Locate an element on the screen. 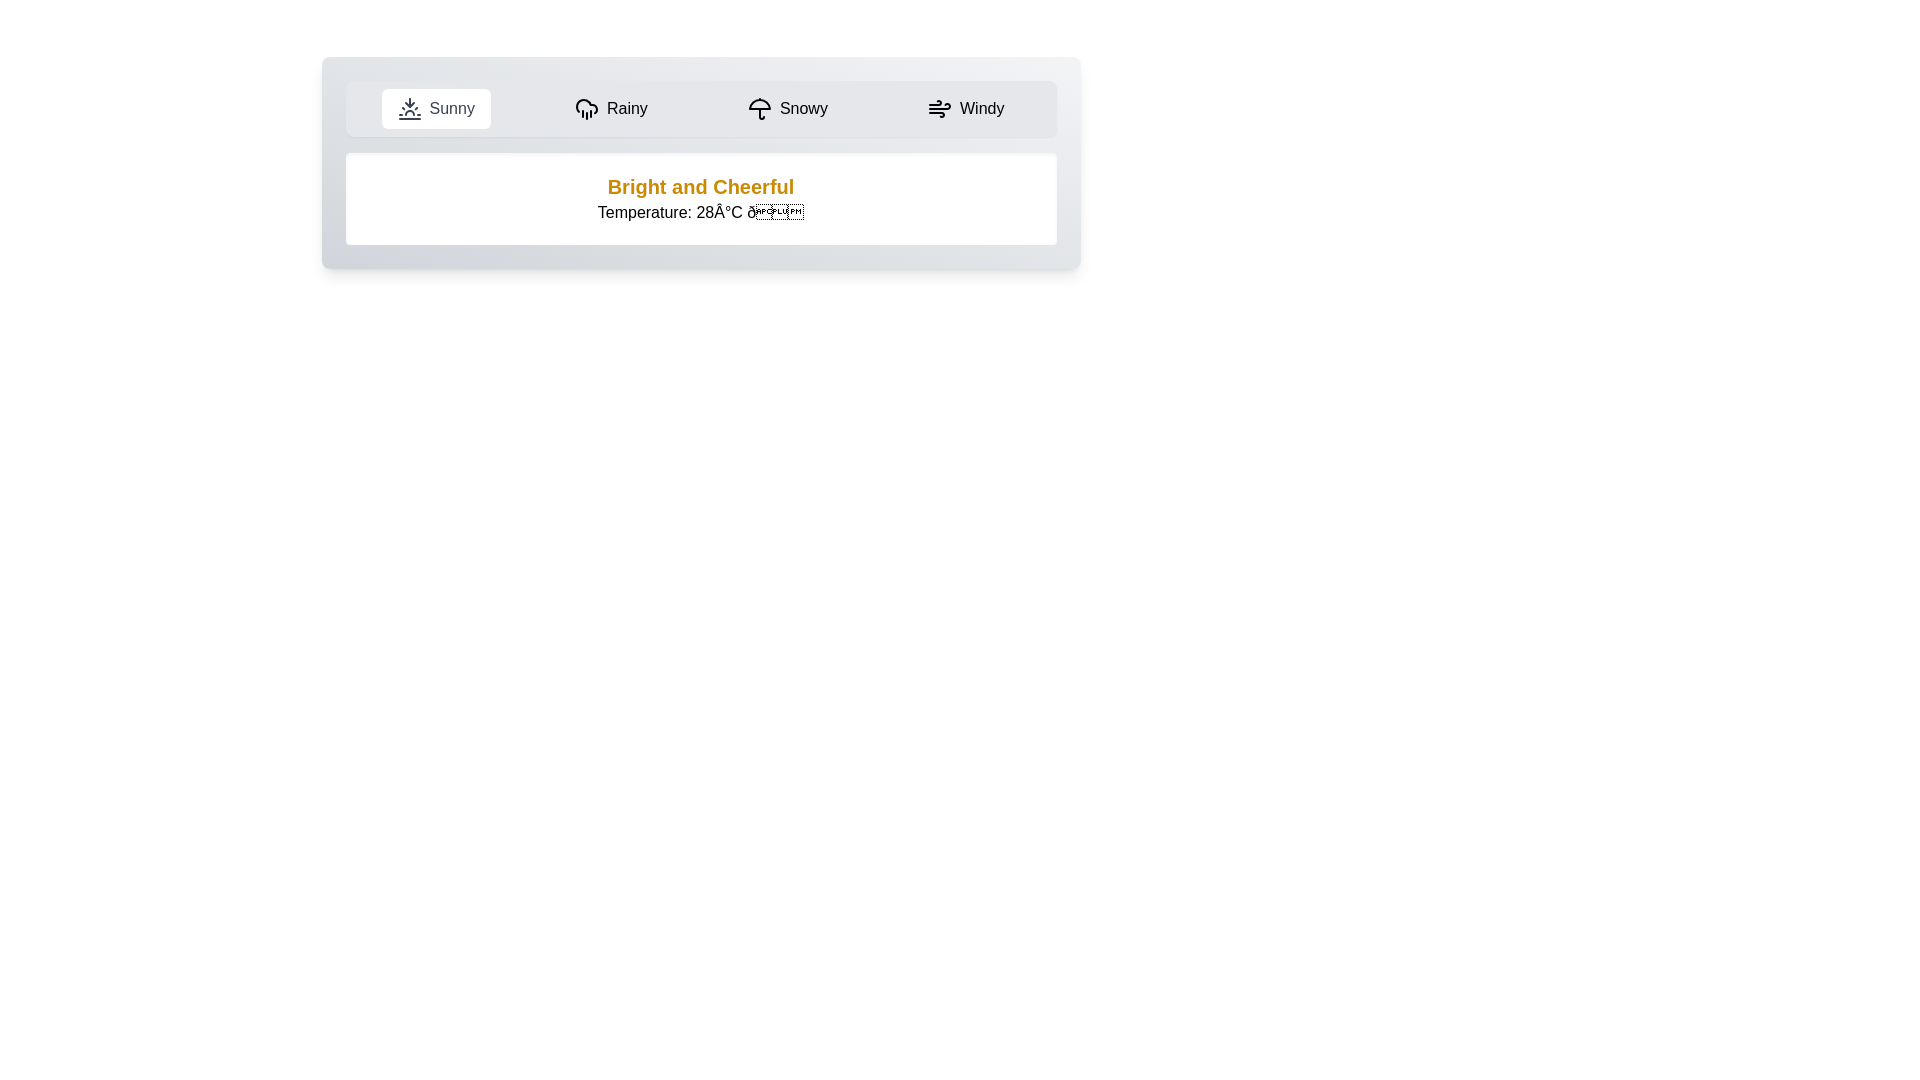 The height and width of the screenshot is (1080, 1920). the Windy weather tab is located at coordinates (965, 108).